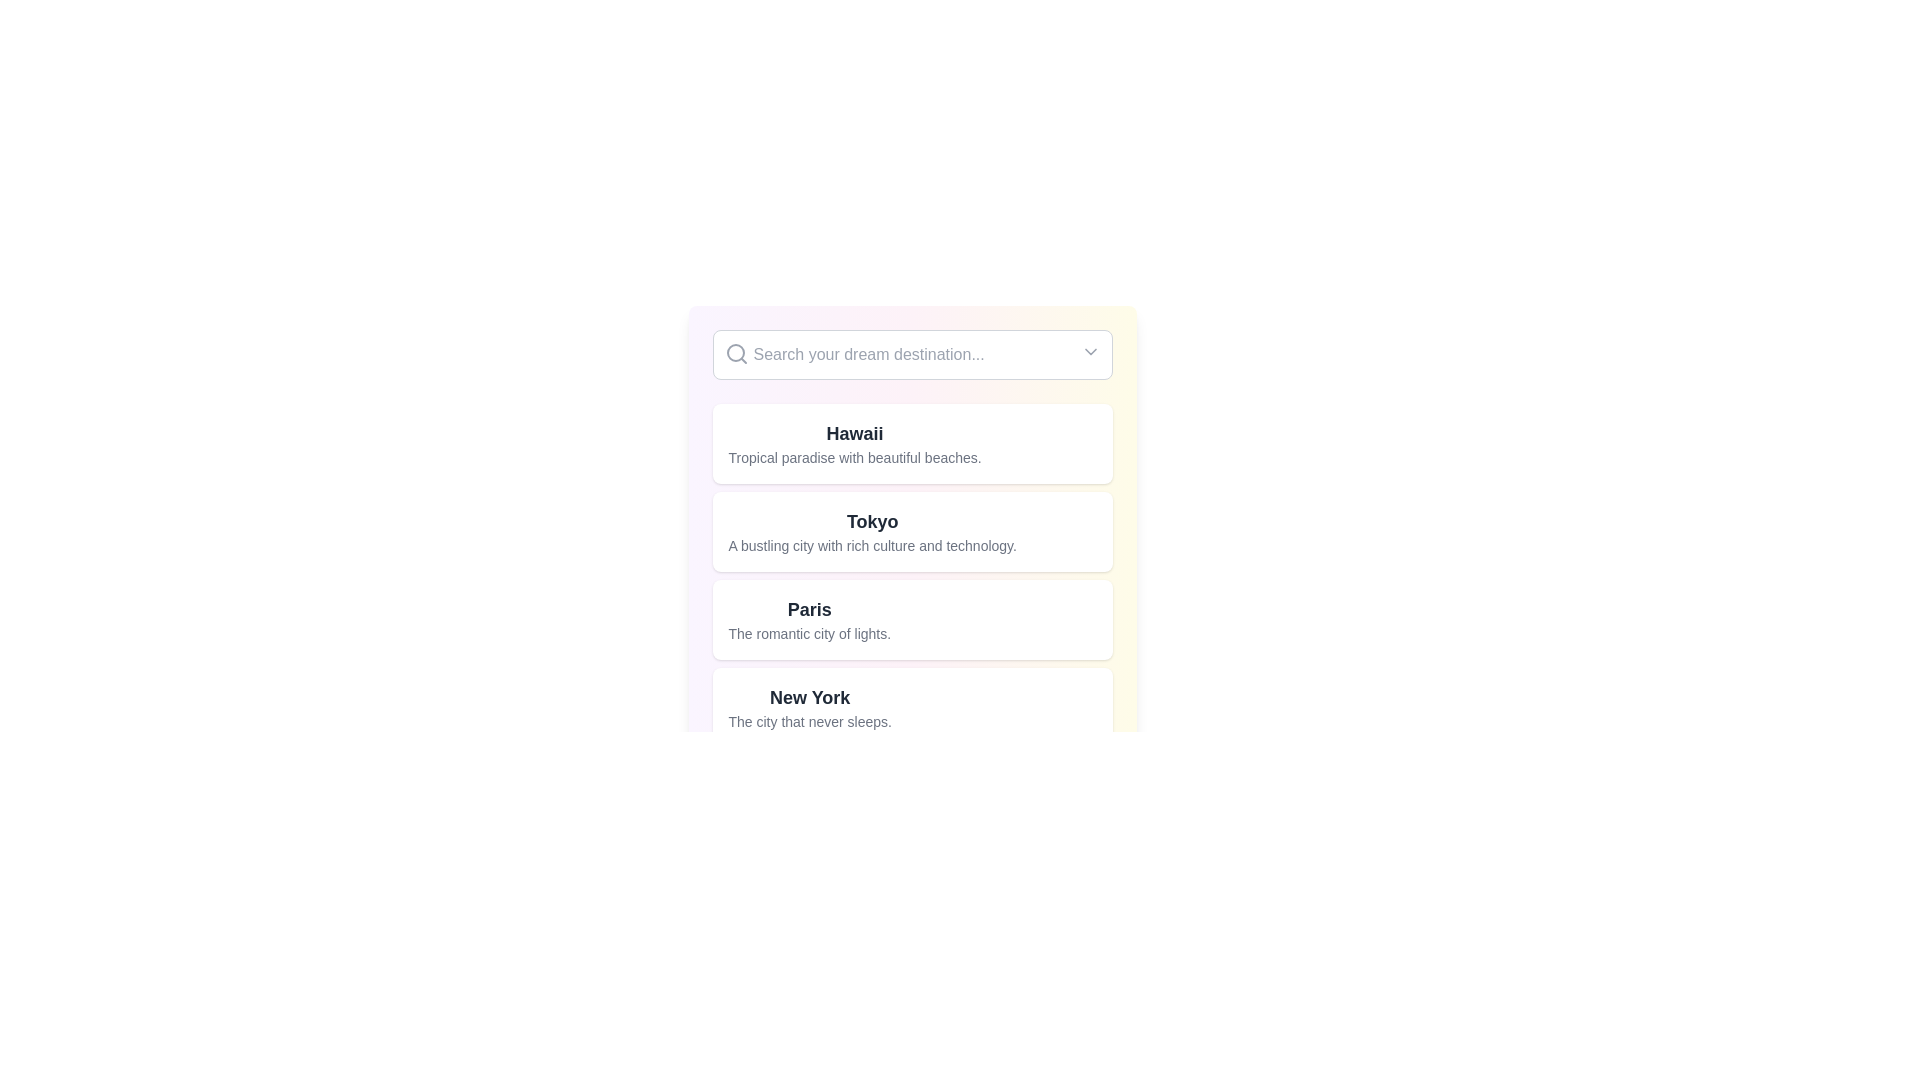  I want to click on the static text label providing a brief description of 'Tokyo', which is positioned directly beneath the main 'Tokyo' text in the interface, so click(872, 546).